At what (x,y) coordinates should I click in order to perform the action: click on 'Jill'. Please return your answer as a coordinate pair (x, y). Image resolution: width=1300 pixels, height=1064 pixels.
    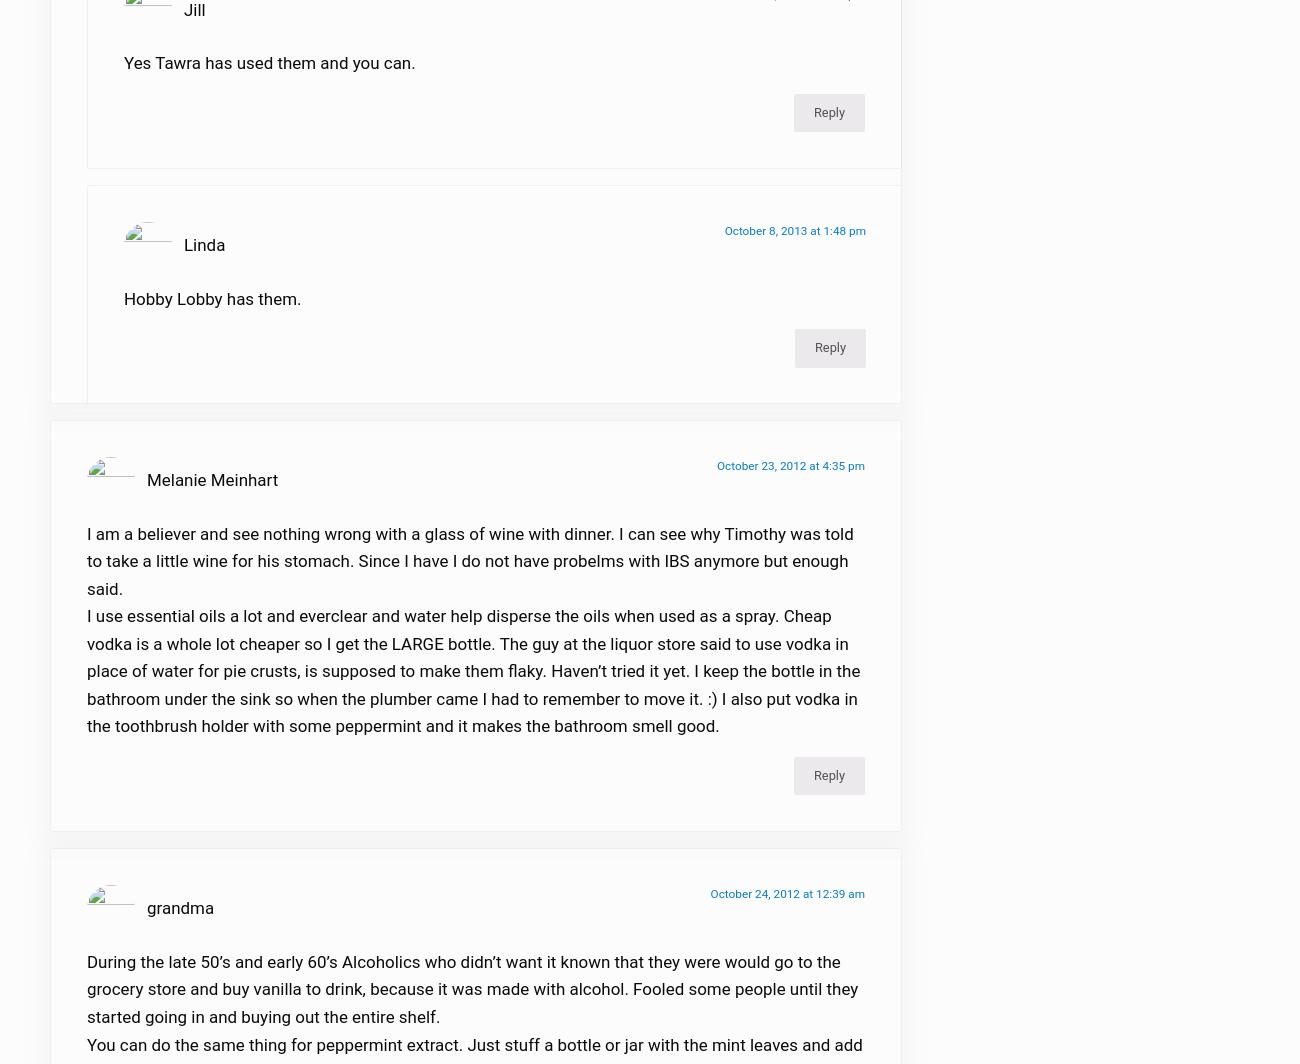
    Looking at the image, I should click on (194, 20).